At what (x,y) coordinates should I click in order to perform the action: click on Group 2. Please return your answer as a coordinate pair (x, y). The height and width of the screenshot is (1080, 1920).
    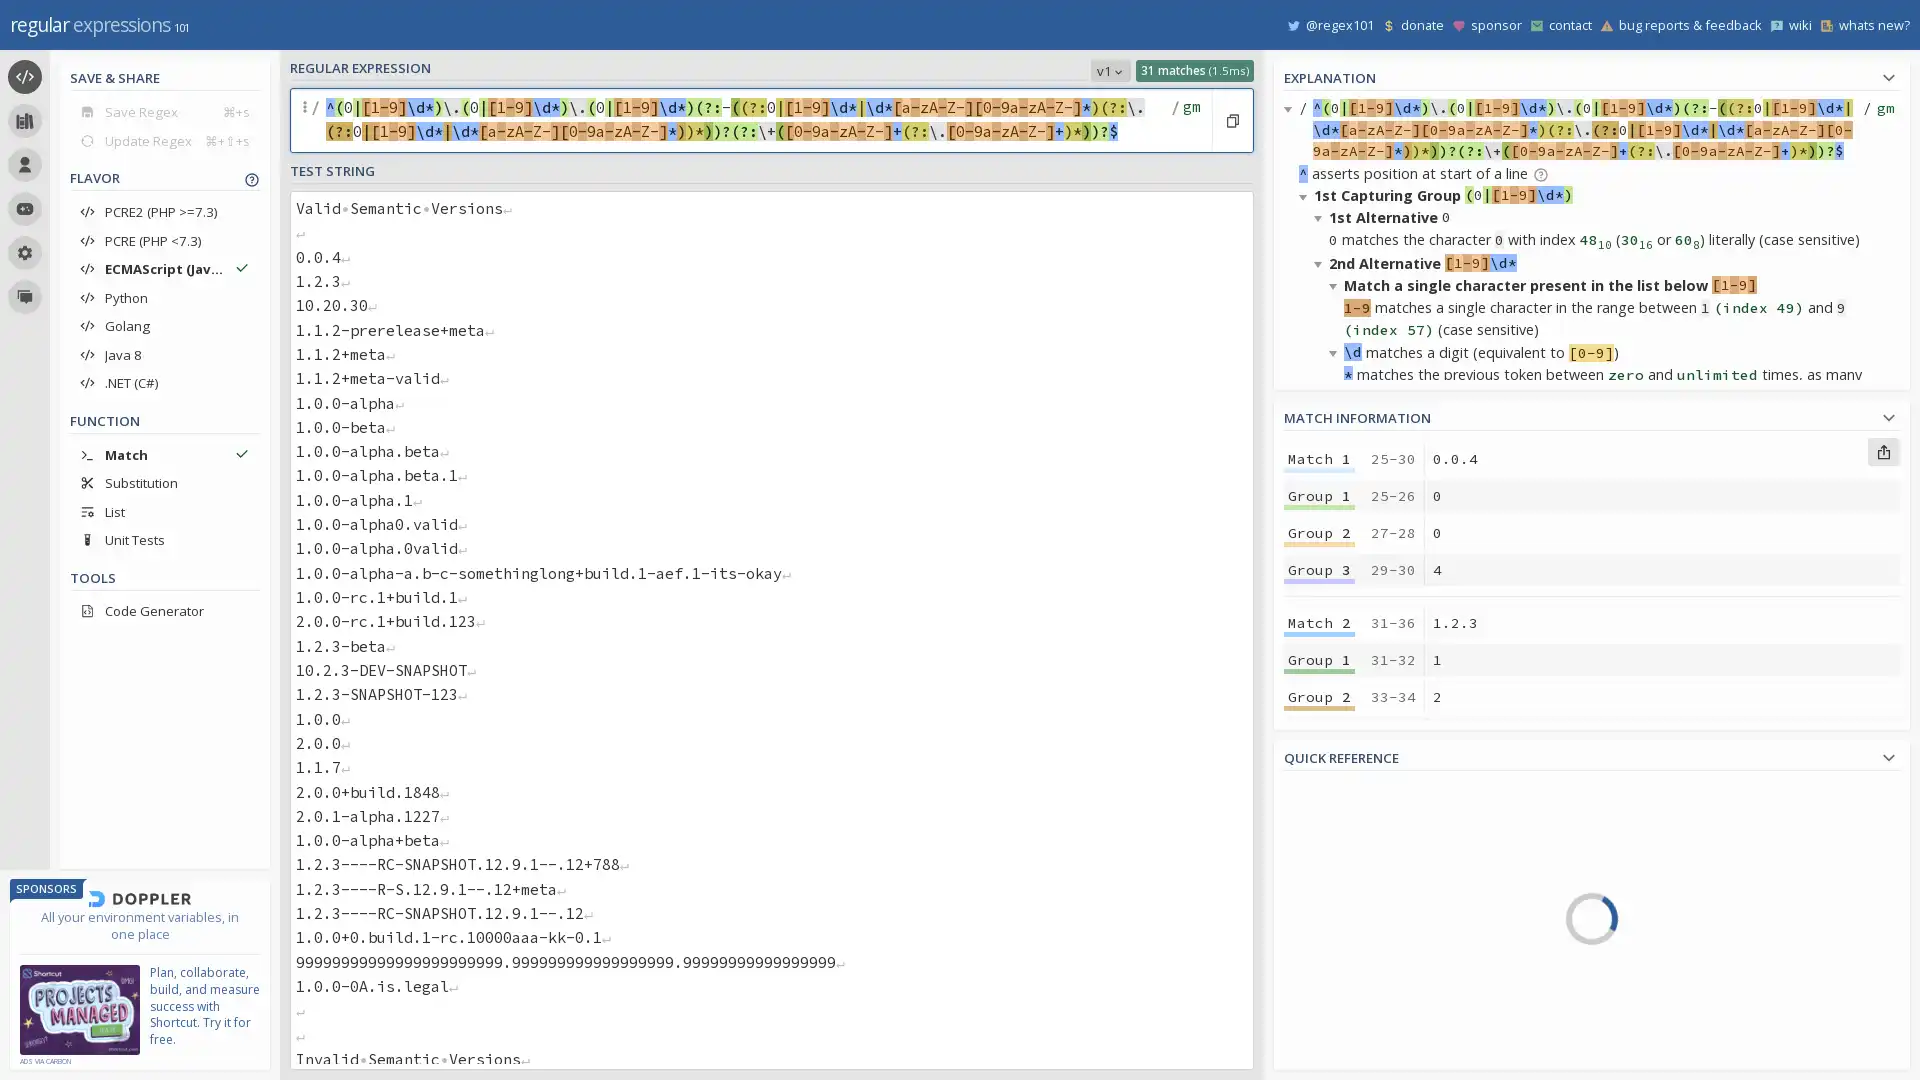
    Looking at the image, I should click on (1319, 1025).